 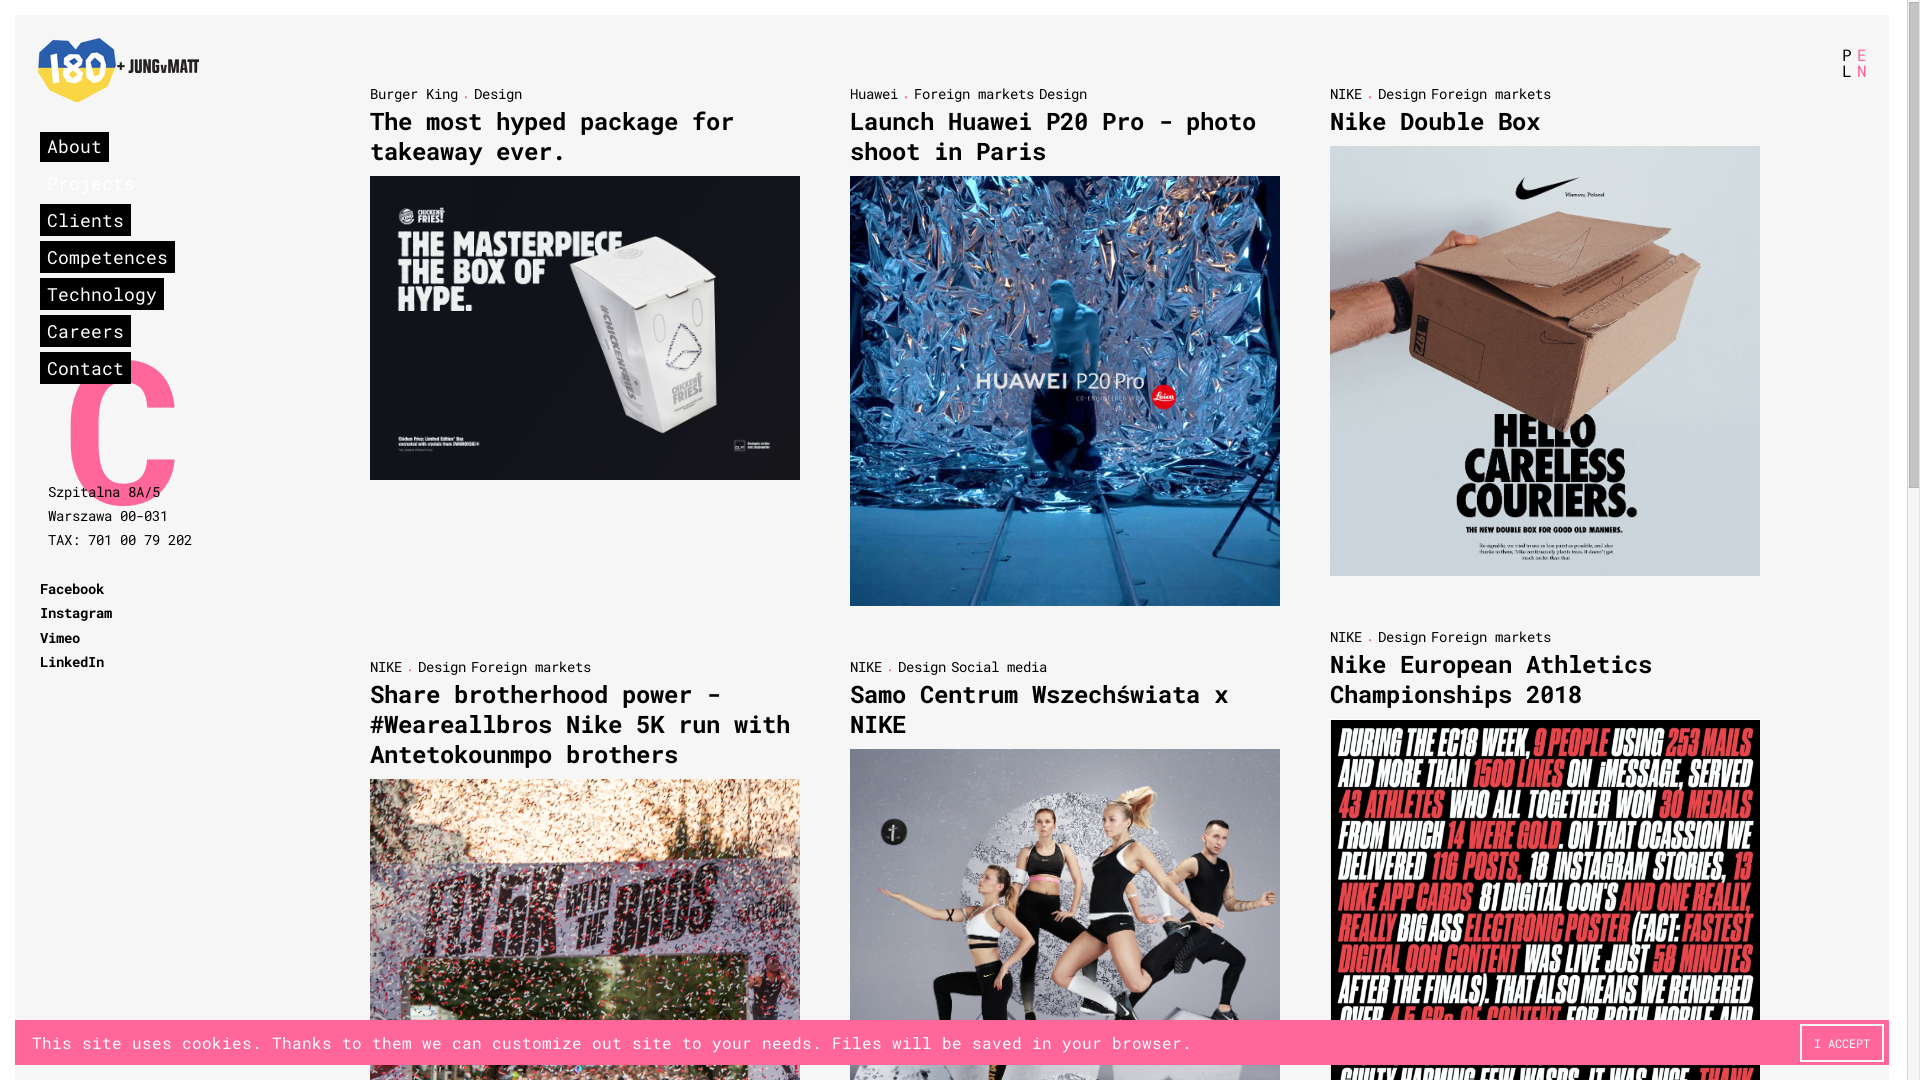 What do you see at coordinates (440, 668) in the screenshot?
I see `'Design'` at bounding box center [440, 668].